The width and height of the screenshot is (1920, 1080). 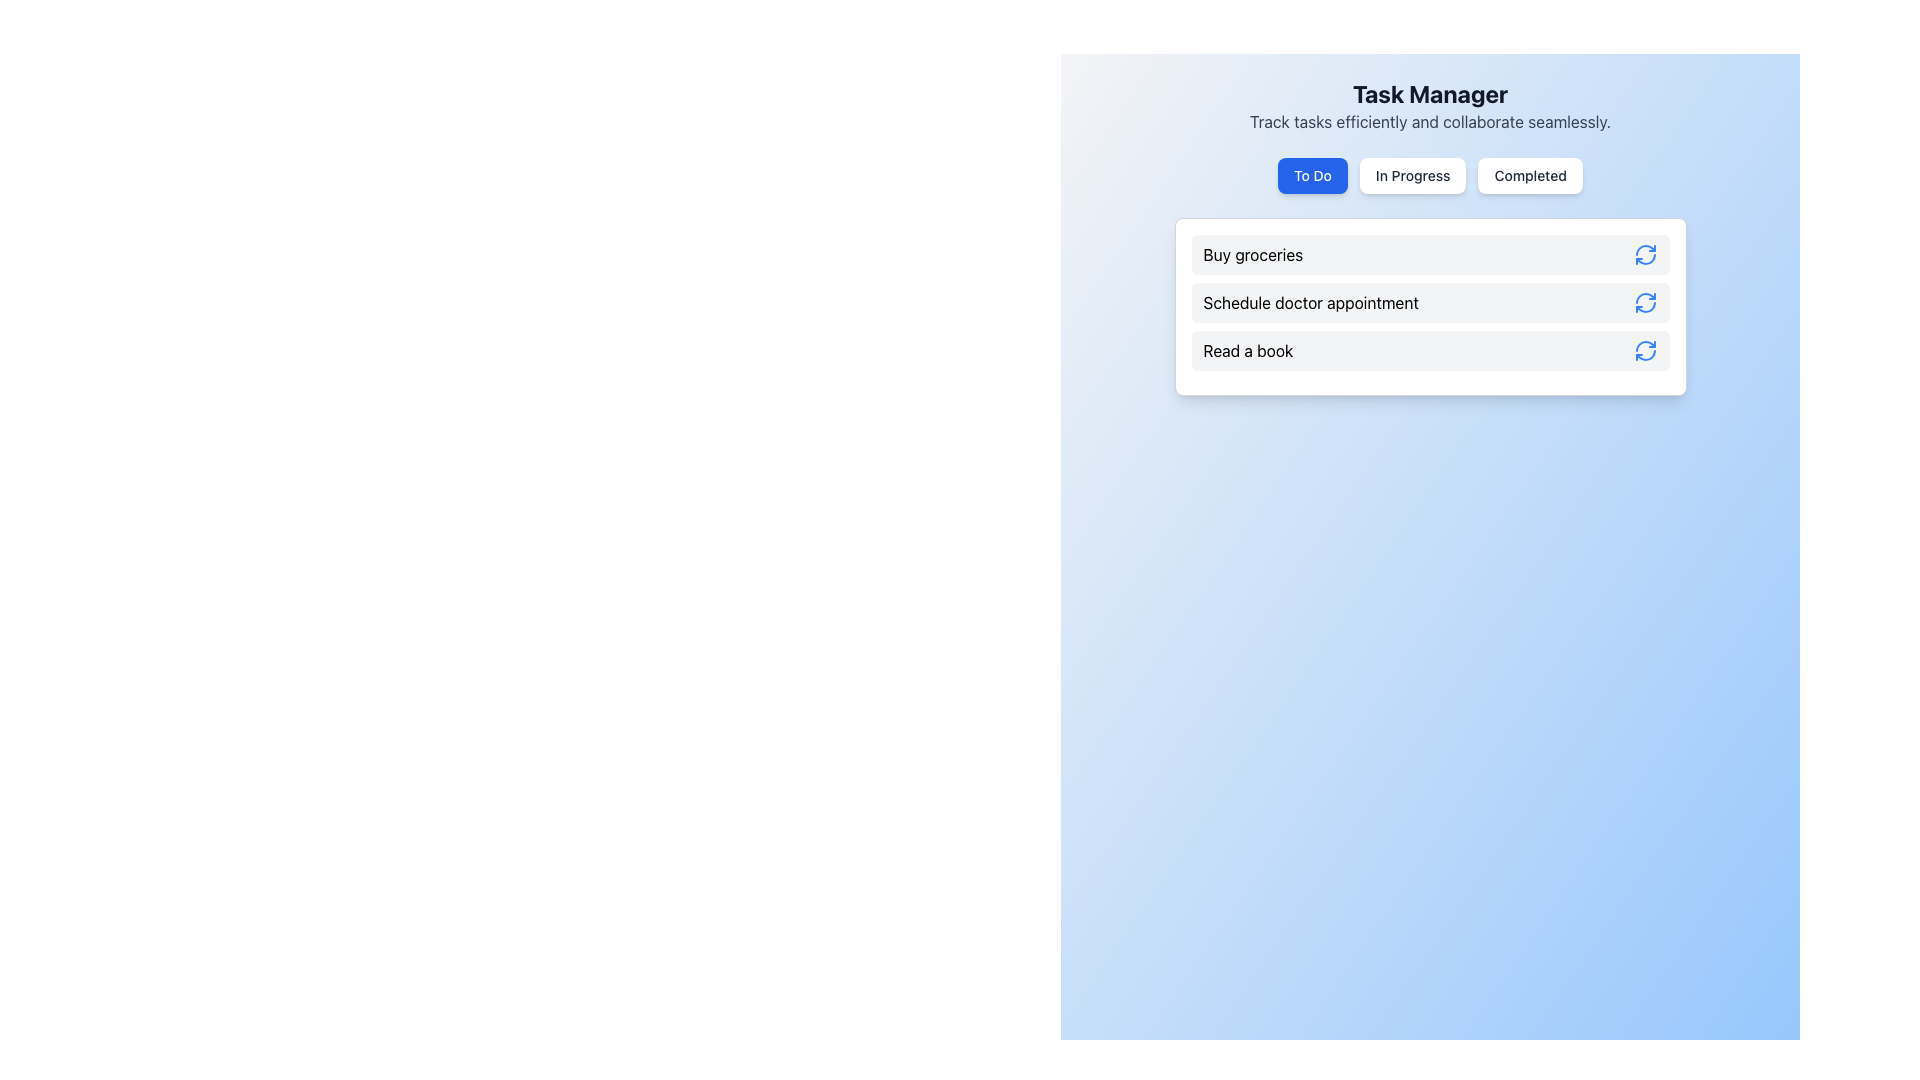 What do you see at coordinates (1645, 253) in the screenshot?
I see `the refresh icon located to the right of the 'Buy groceries' task, which is the third element in the horizontal alignment of elements` at bounding box center [1645, 253].